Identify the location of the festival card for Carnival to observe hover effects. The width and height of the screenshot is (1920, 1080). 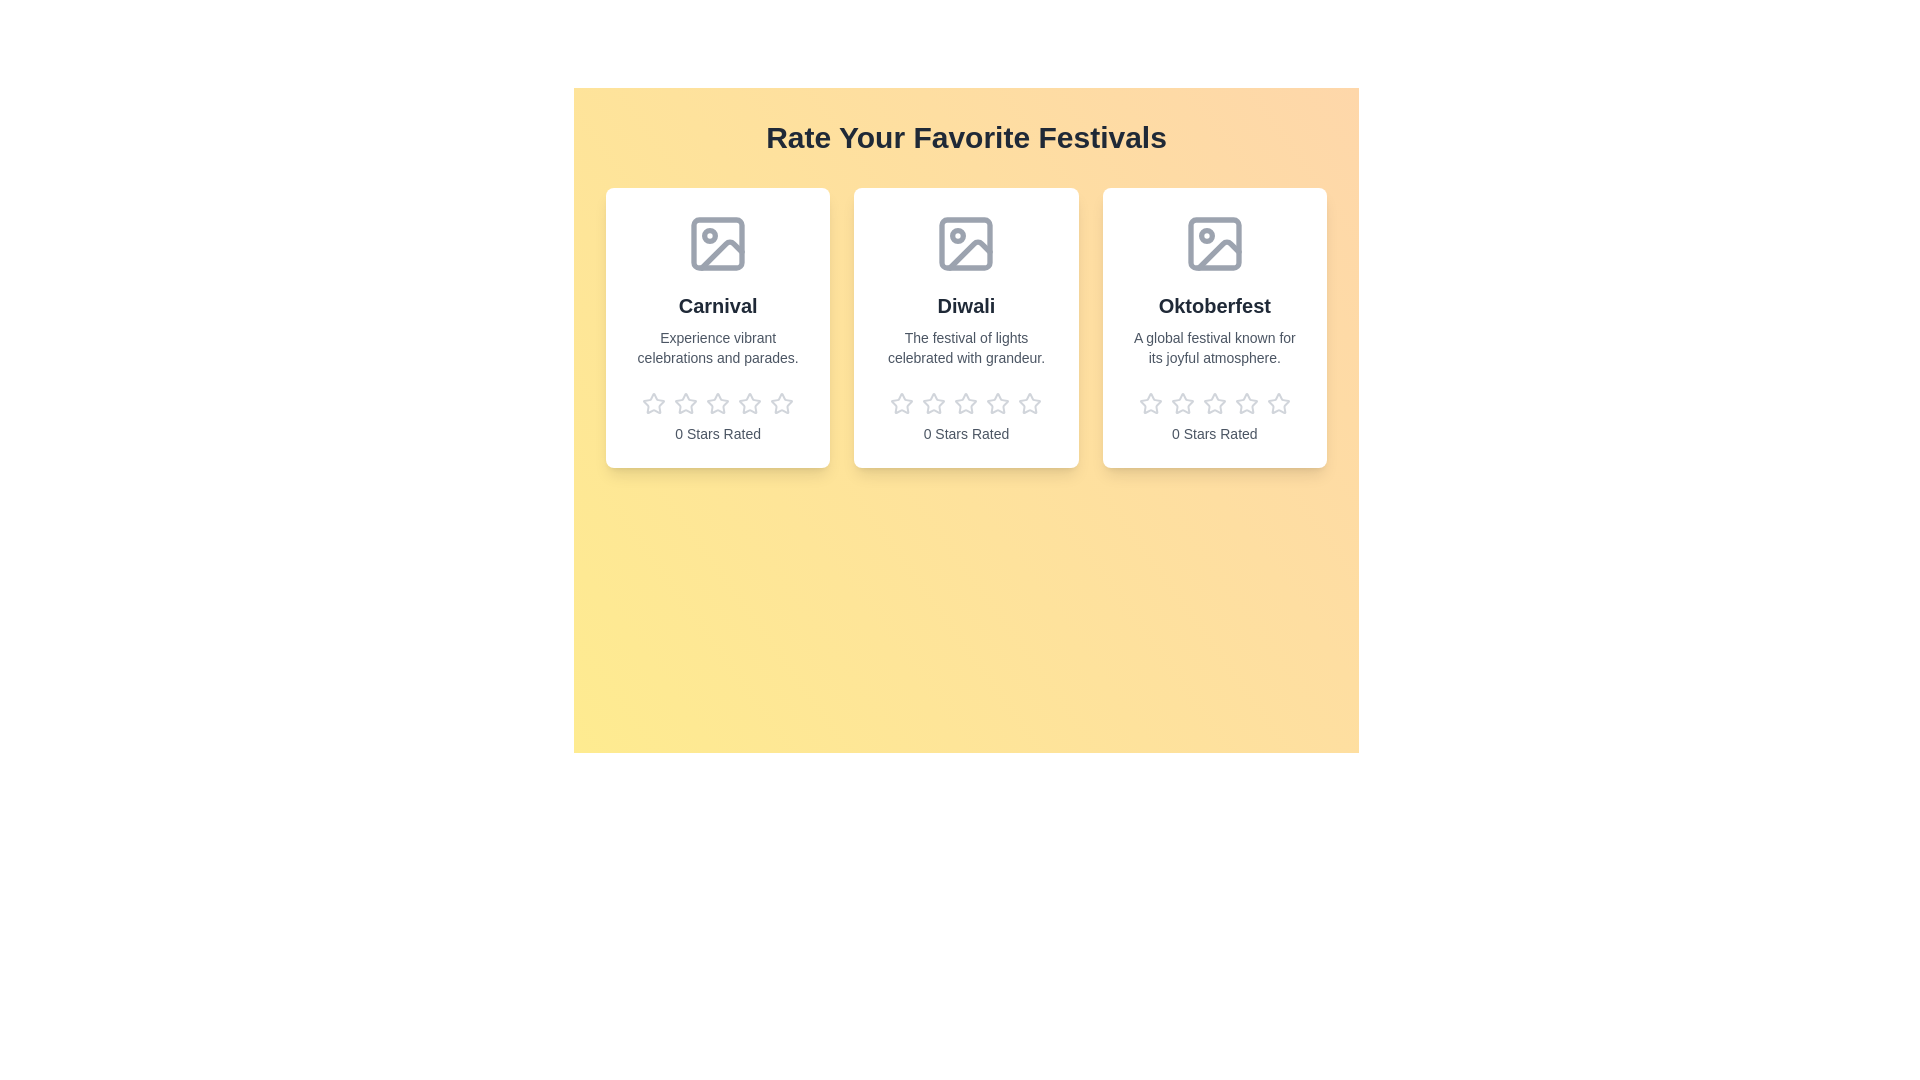
(718, 326).